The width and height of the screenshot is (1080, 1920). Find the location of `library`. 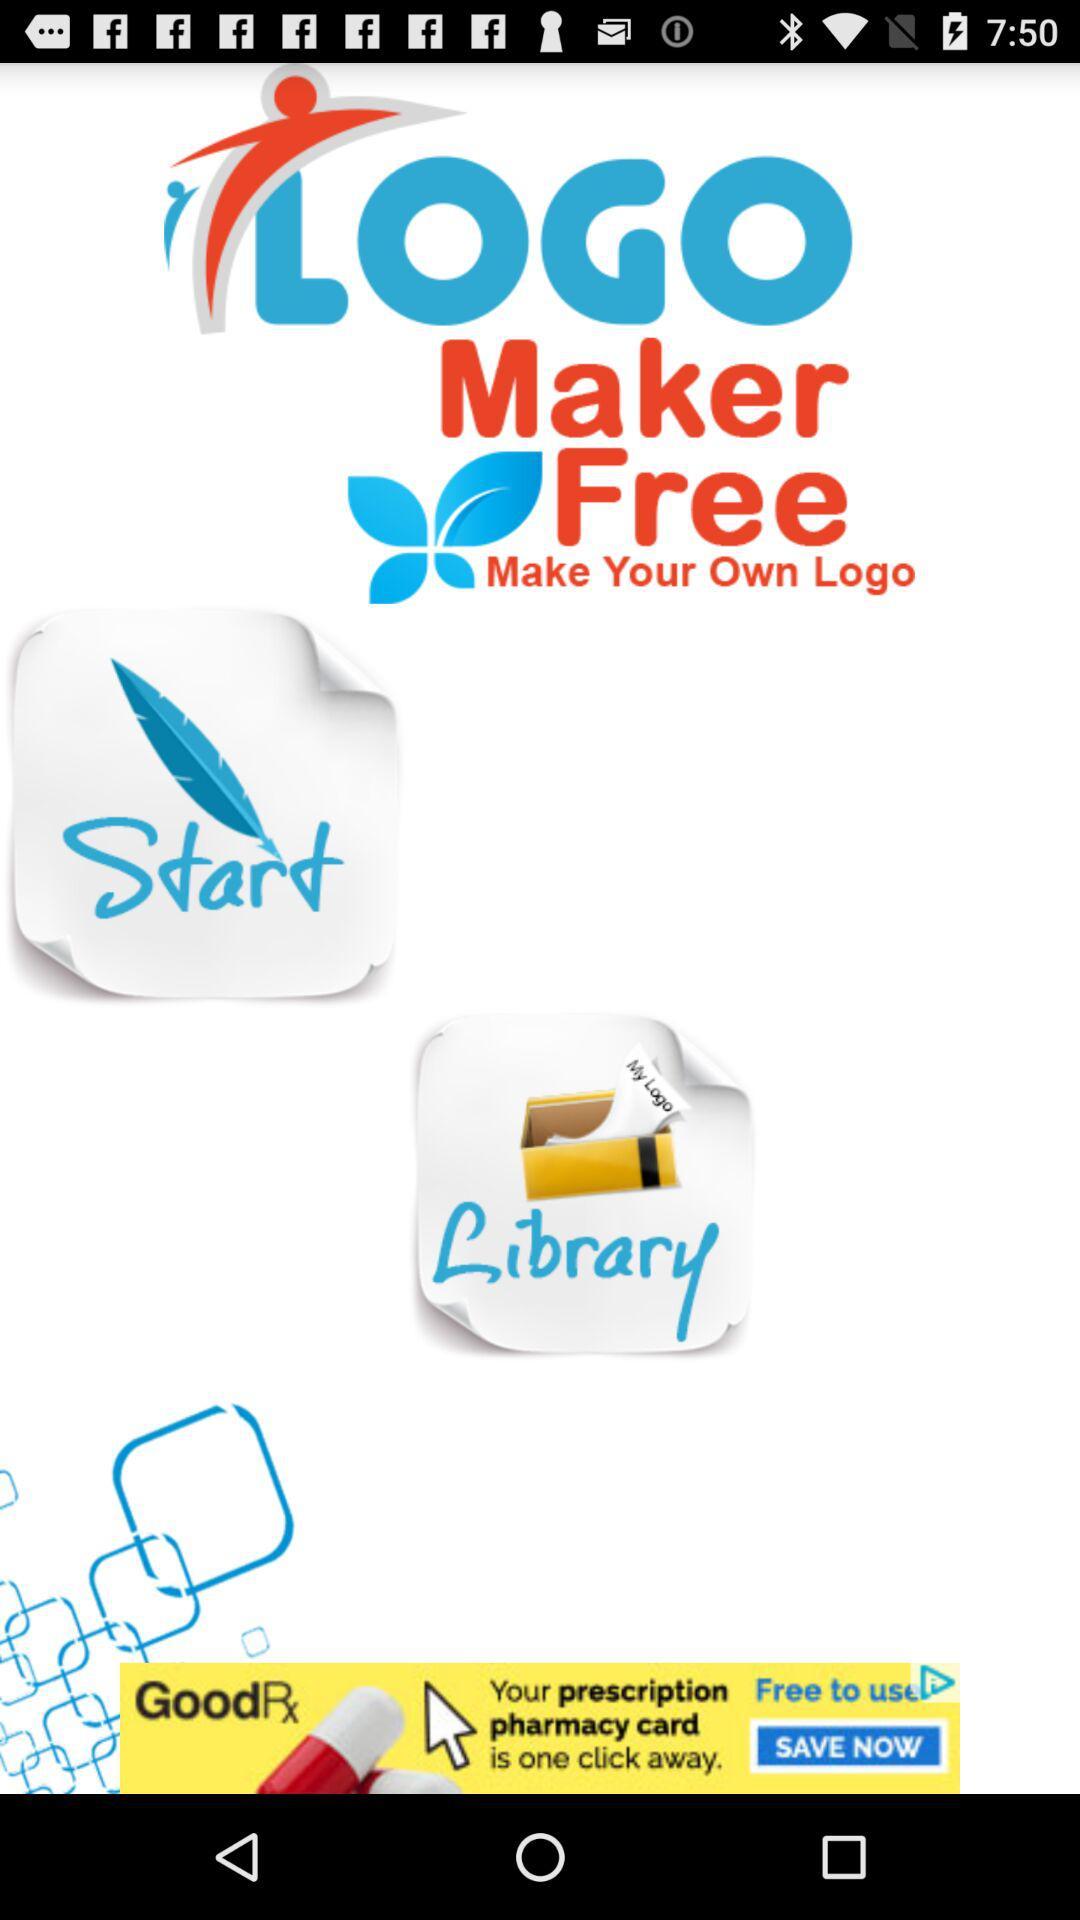

library is located at coordinates (582, 1186).